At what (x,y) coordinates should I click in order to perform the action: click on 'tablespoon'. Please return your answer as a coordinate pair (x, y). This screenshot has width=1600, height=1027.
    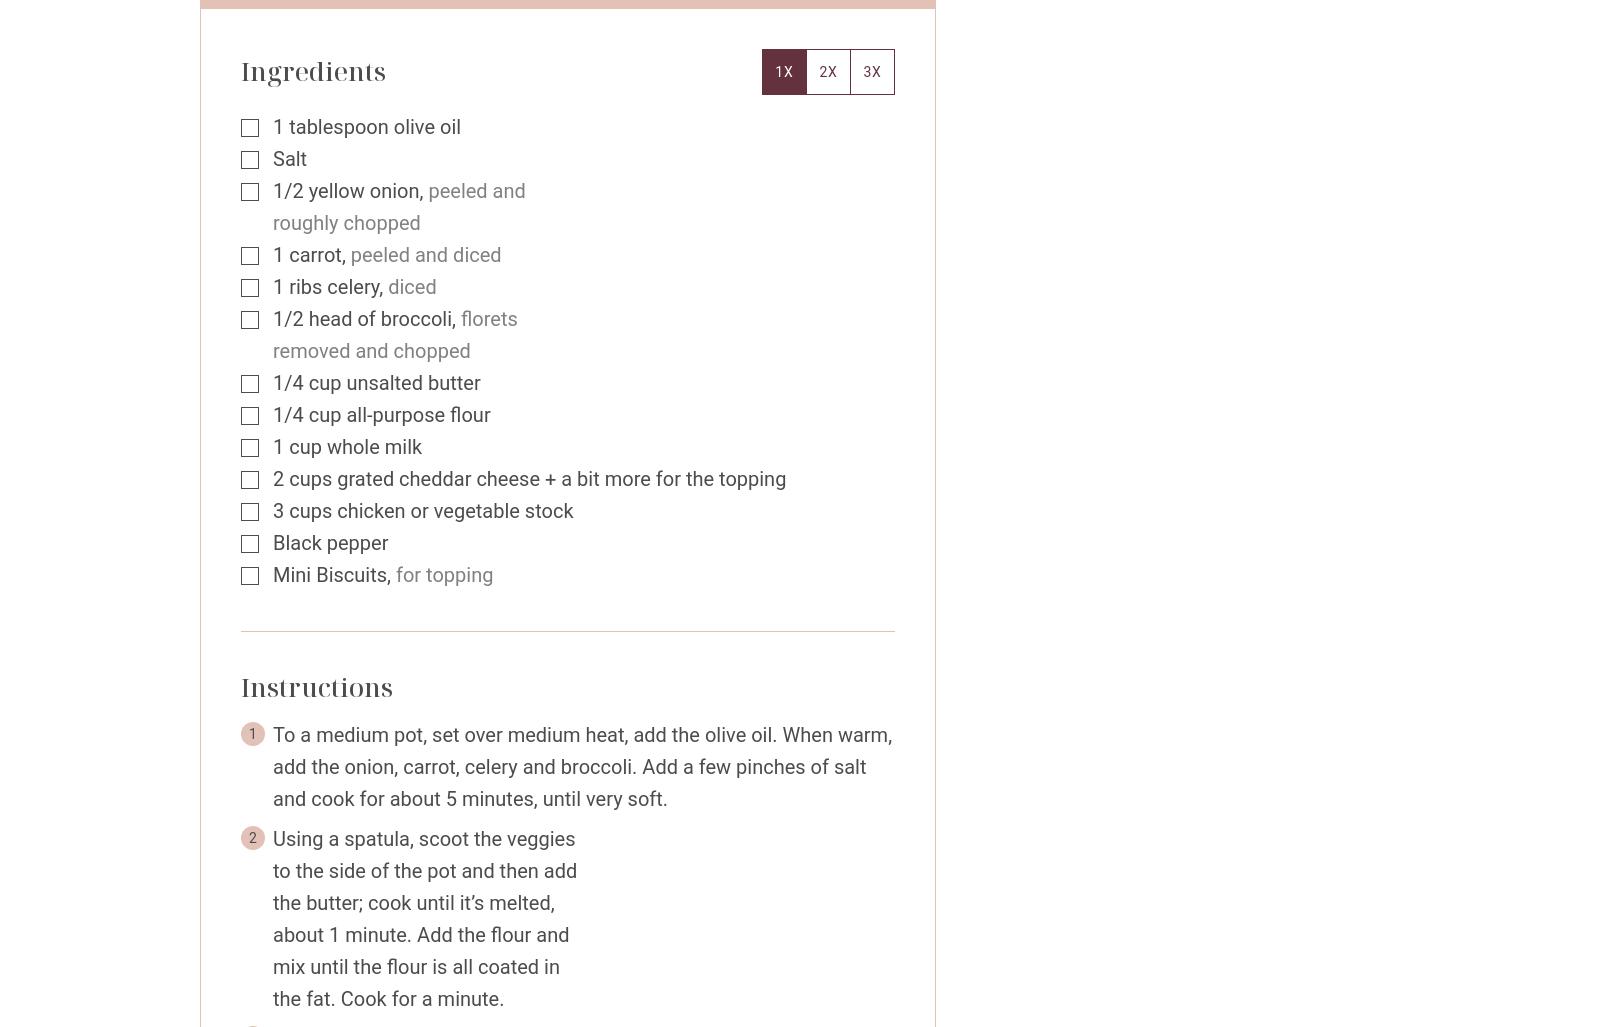
    Looking at the image, I should click on (338, 126).